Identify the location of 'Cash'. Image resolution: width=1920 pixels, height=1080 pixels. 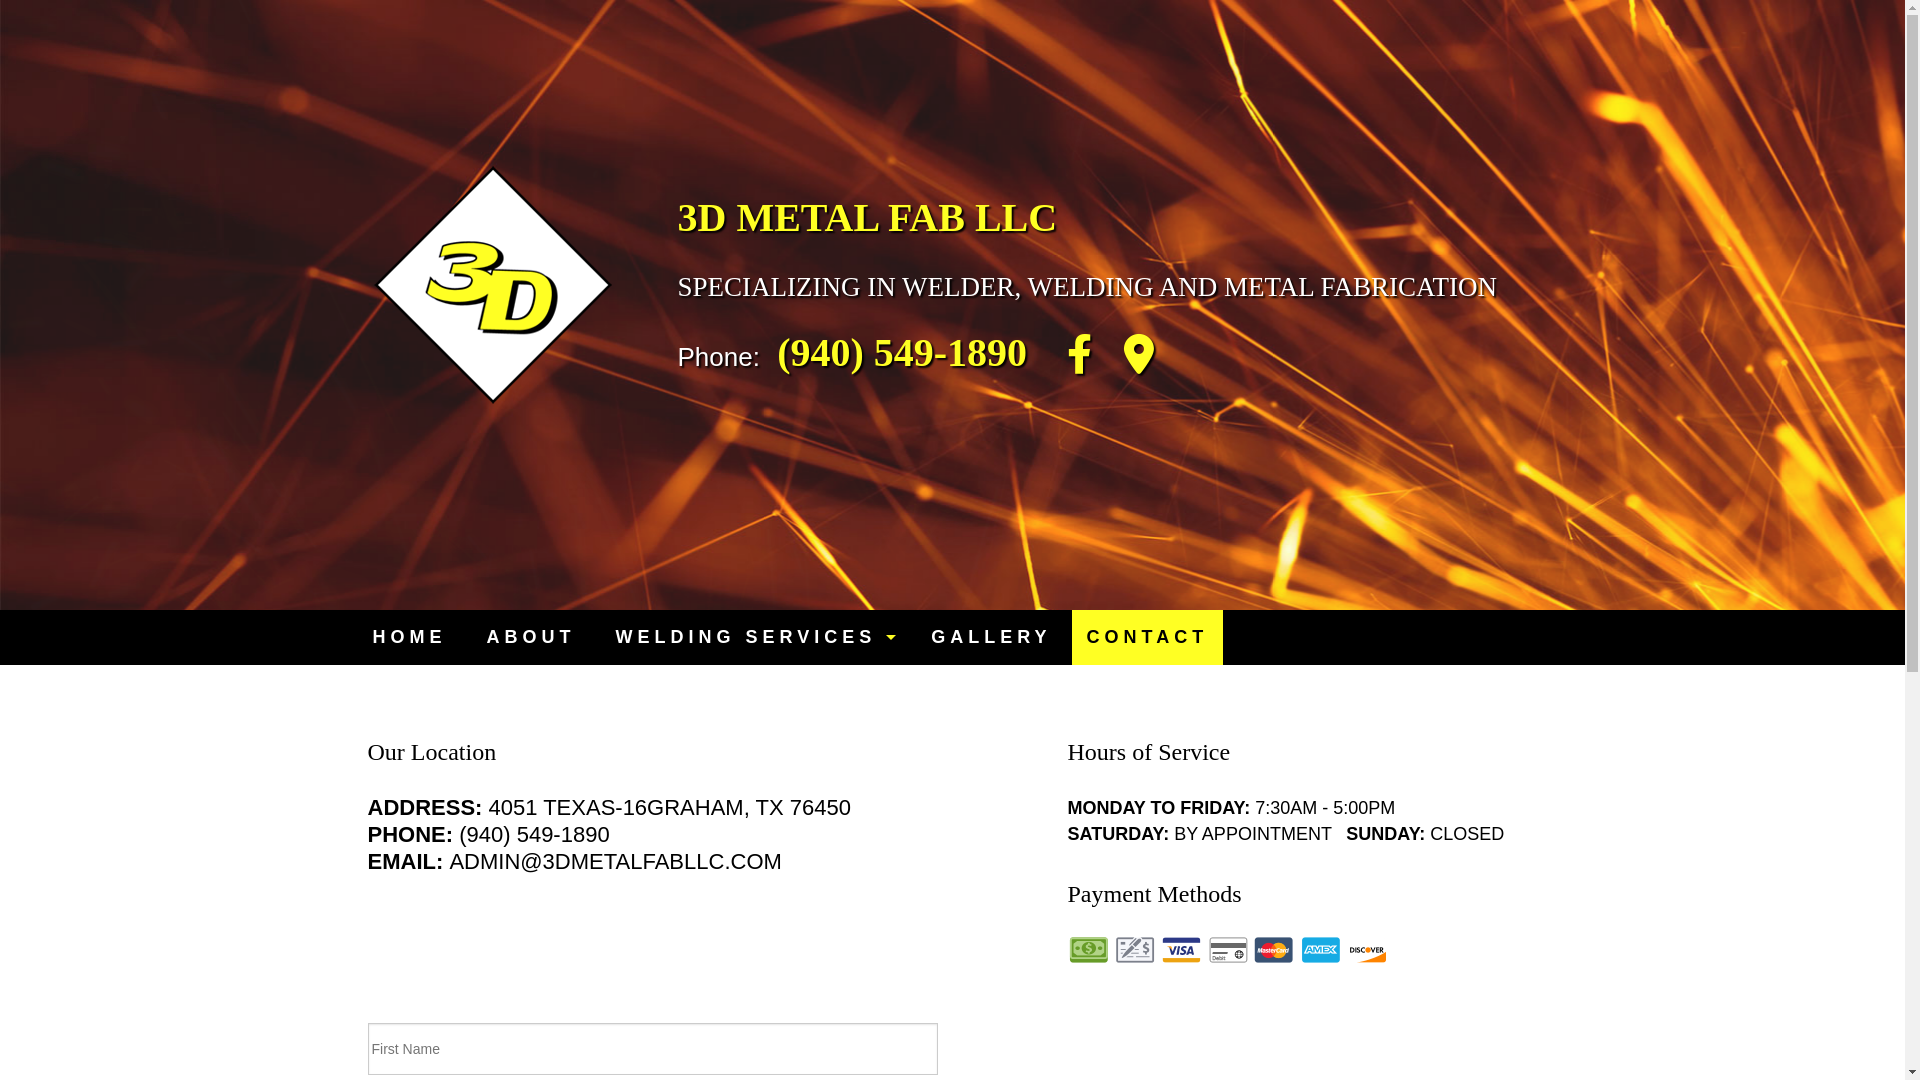
(1067, 948).